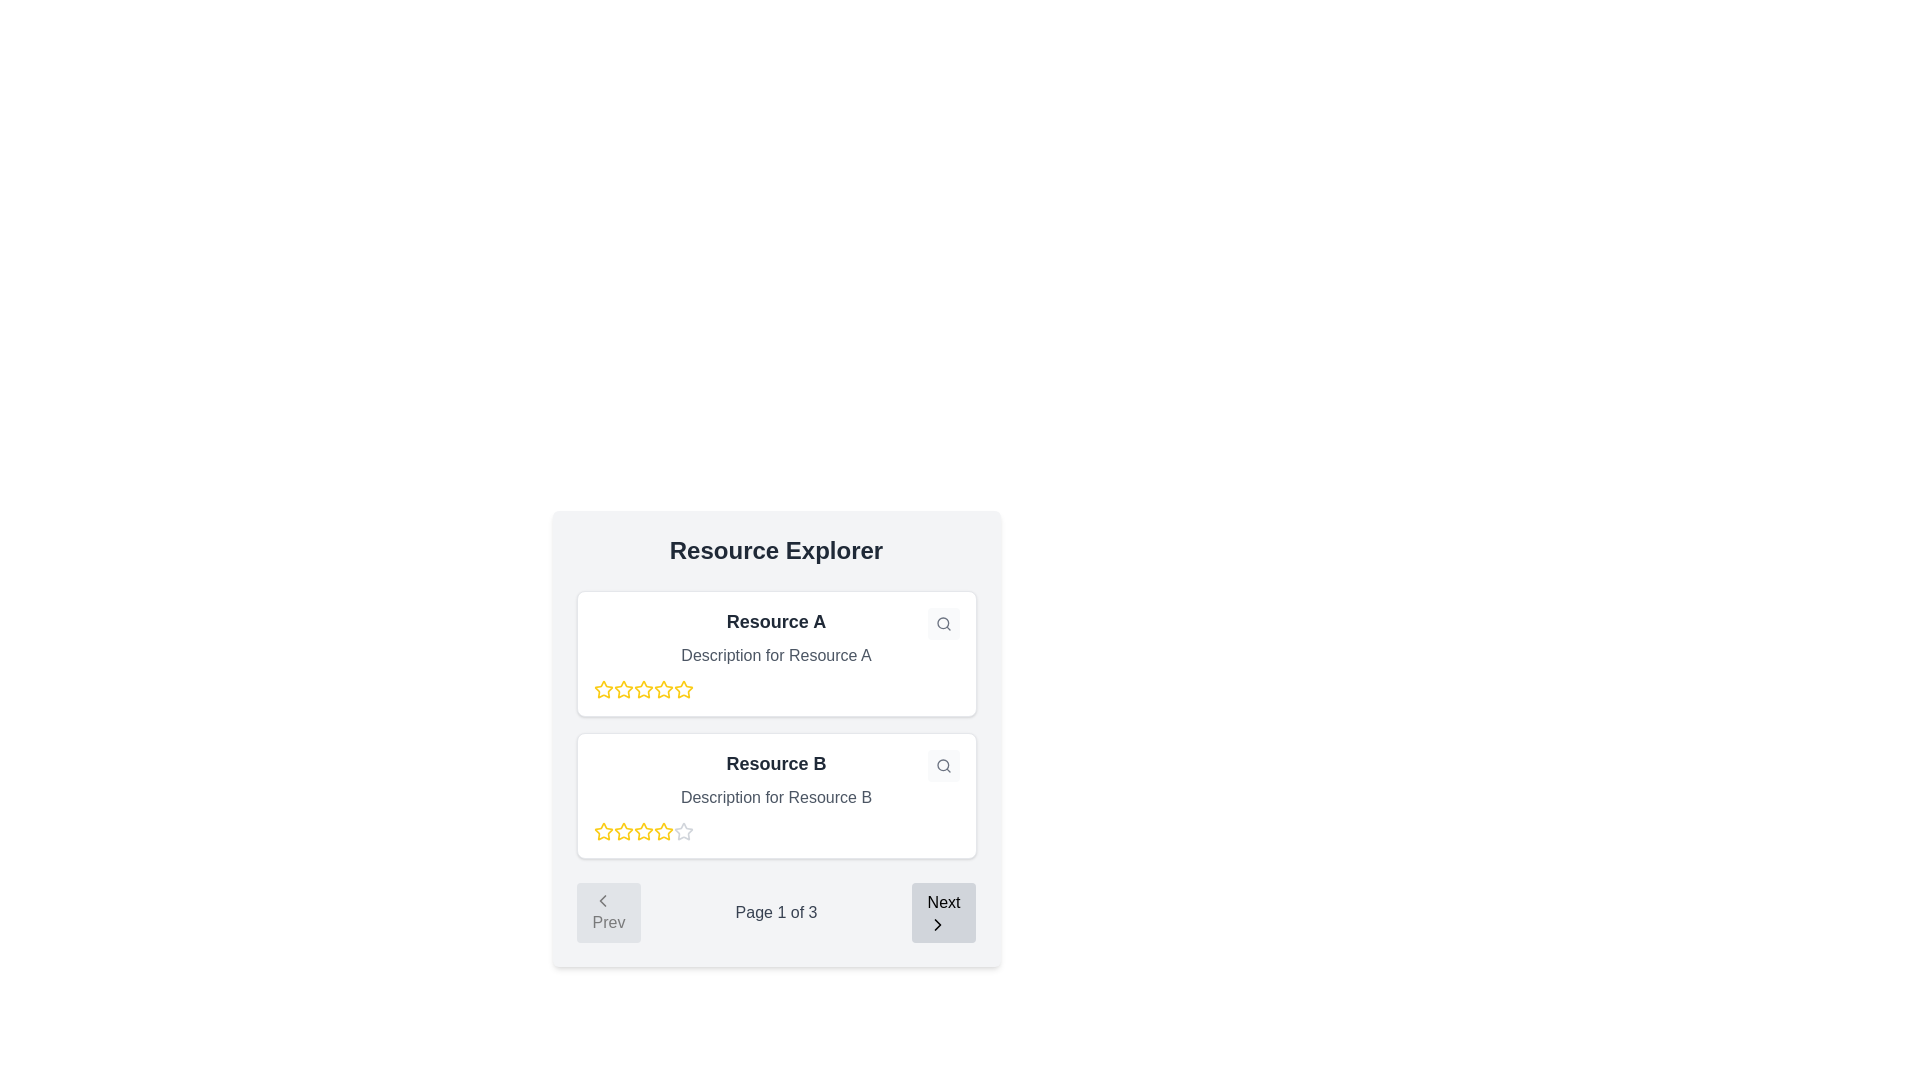 The width and height of the screenshot is (1920, 1080). What do you see at coordinates (622, 689) in the screenshot?
I see `the third yellow star icon in the rating system under the header 'Resource A' for accessibility purposes` at bounding box center [622, 689].